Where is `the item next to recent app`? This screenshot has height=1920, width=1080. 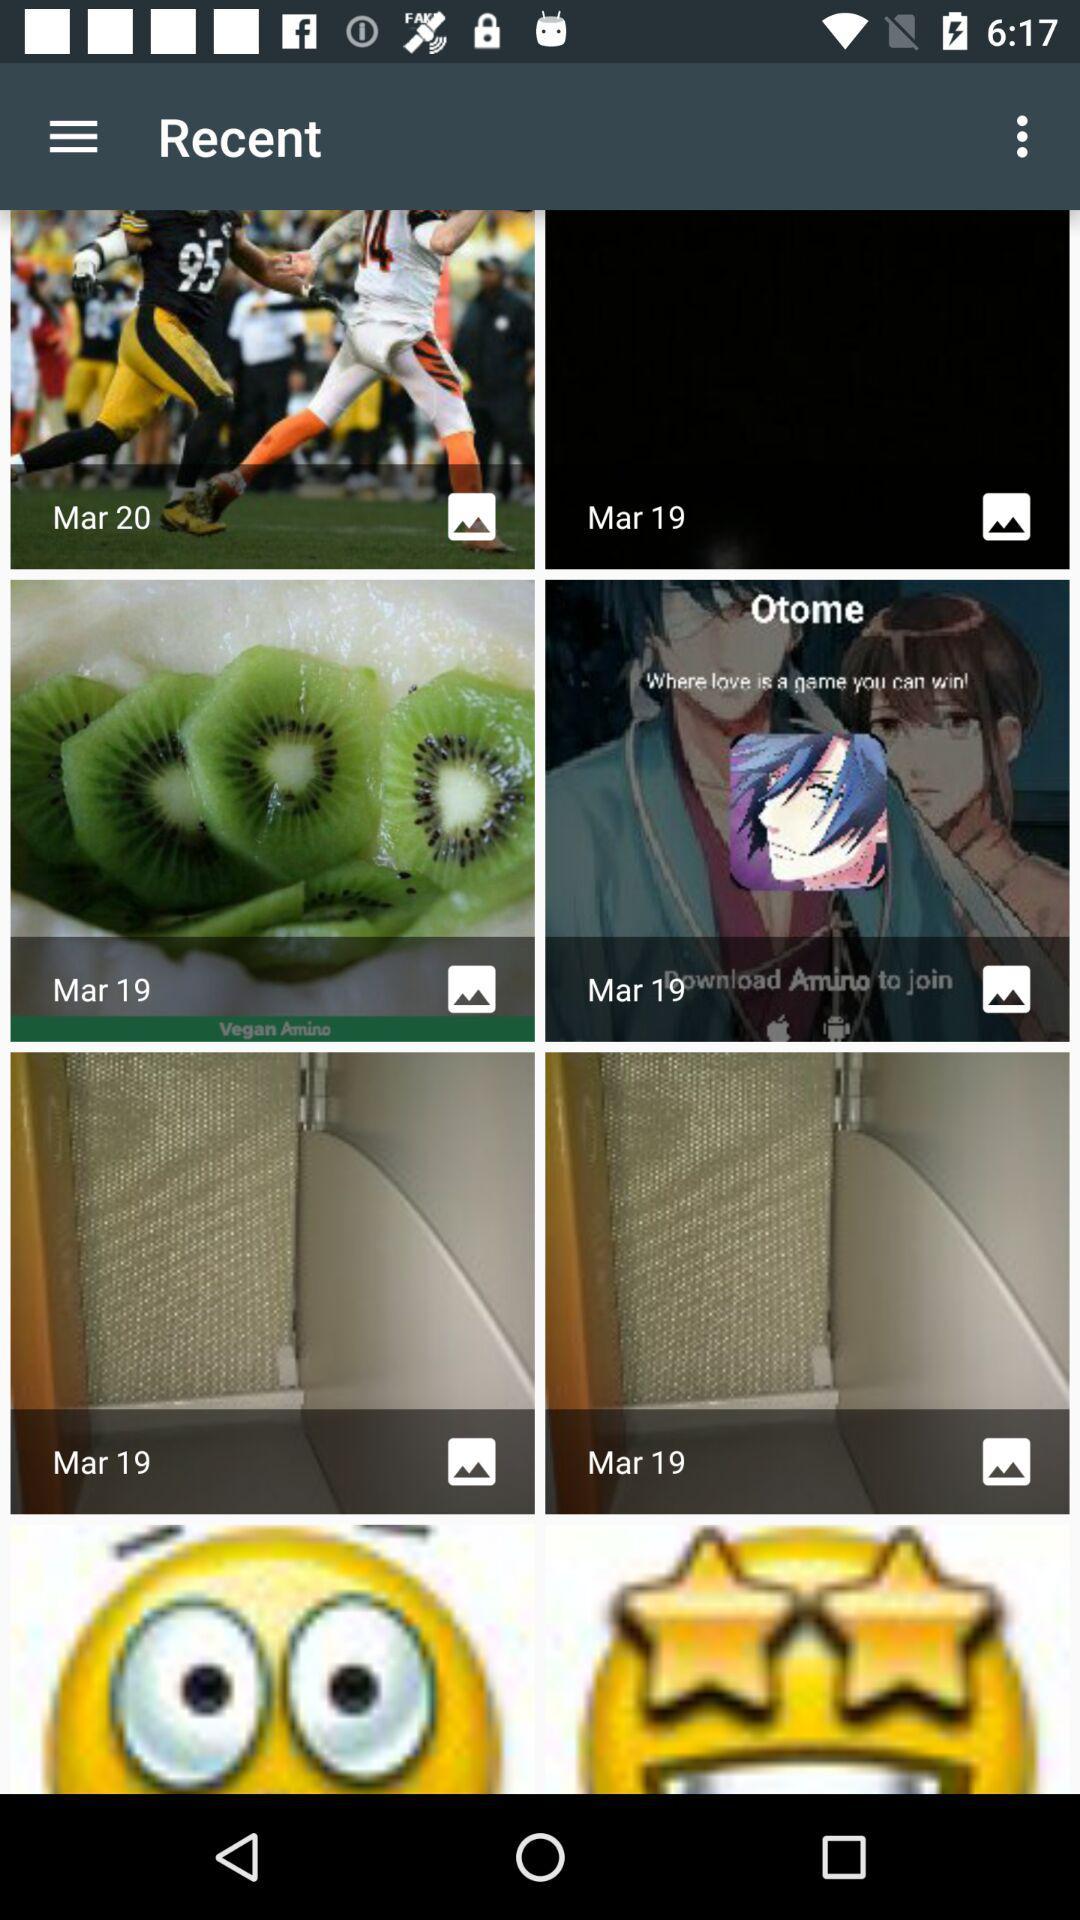
the item next to recent app is located at coordinates (72, 135).